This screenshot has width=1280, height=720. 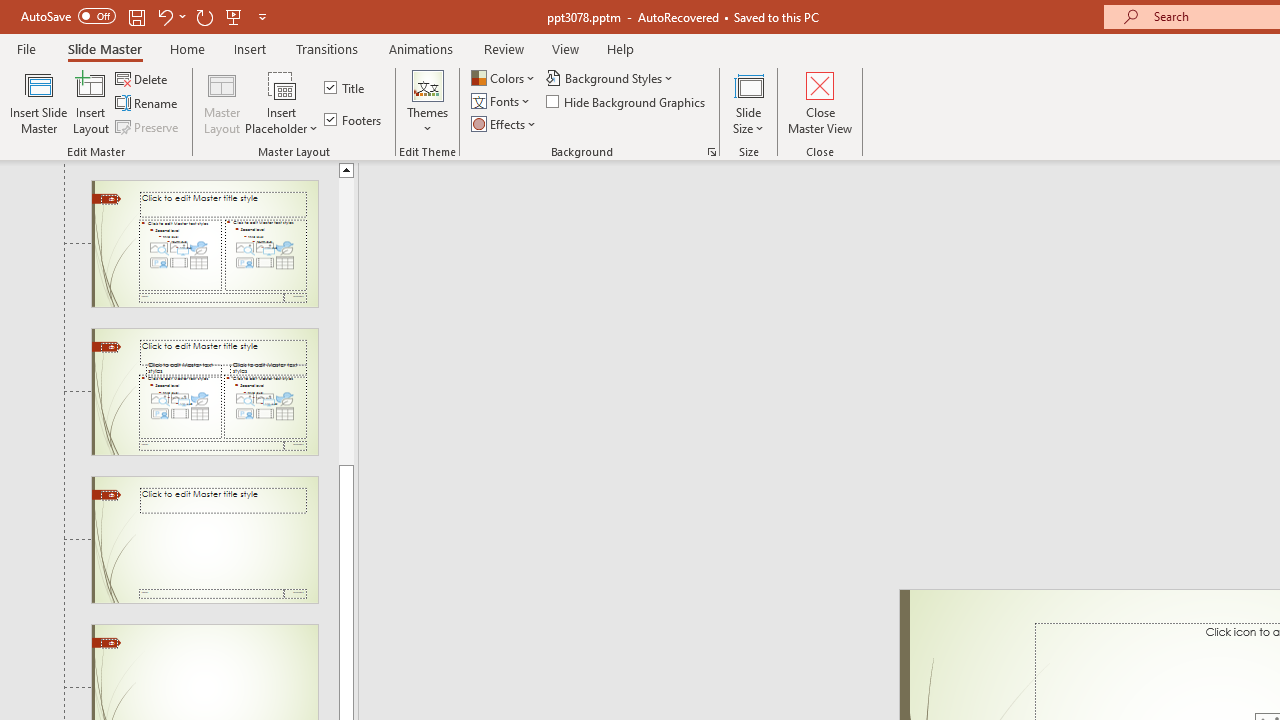 I want to click on 'Footers', so click(x=354, y=119).